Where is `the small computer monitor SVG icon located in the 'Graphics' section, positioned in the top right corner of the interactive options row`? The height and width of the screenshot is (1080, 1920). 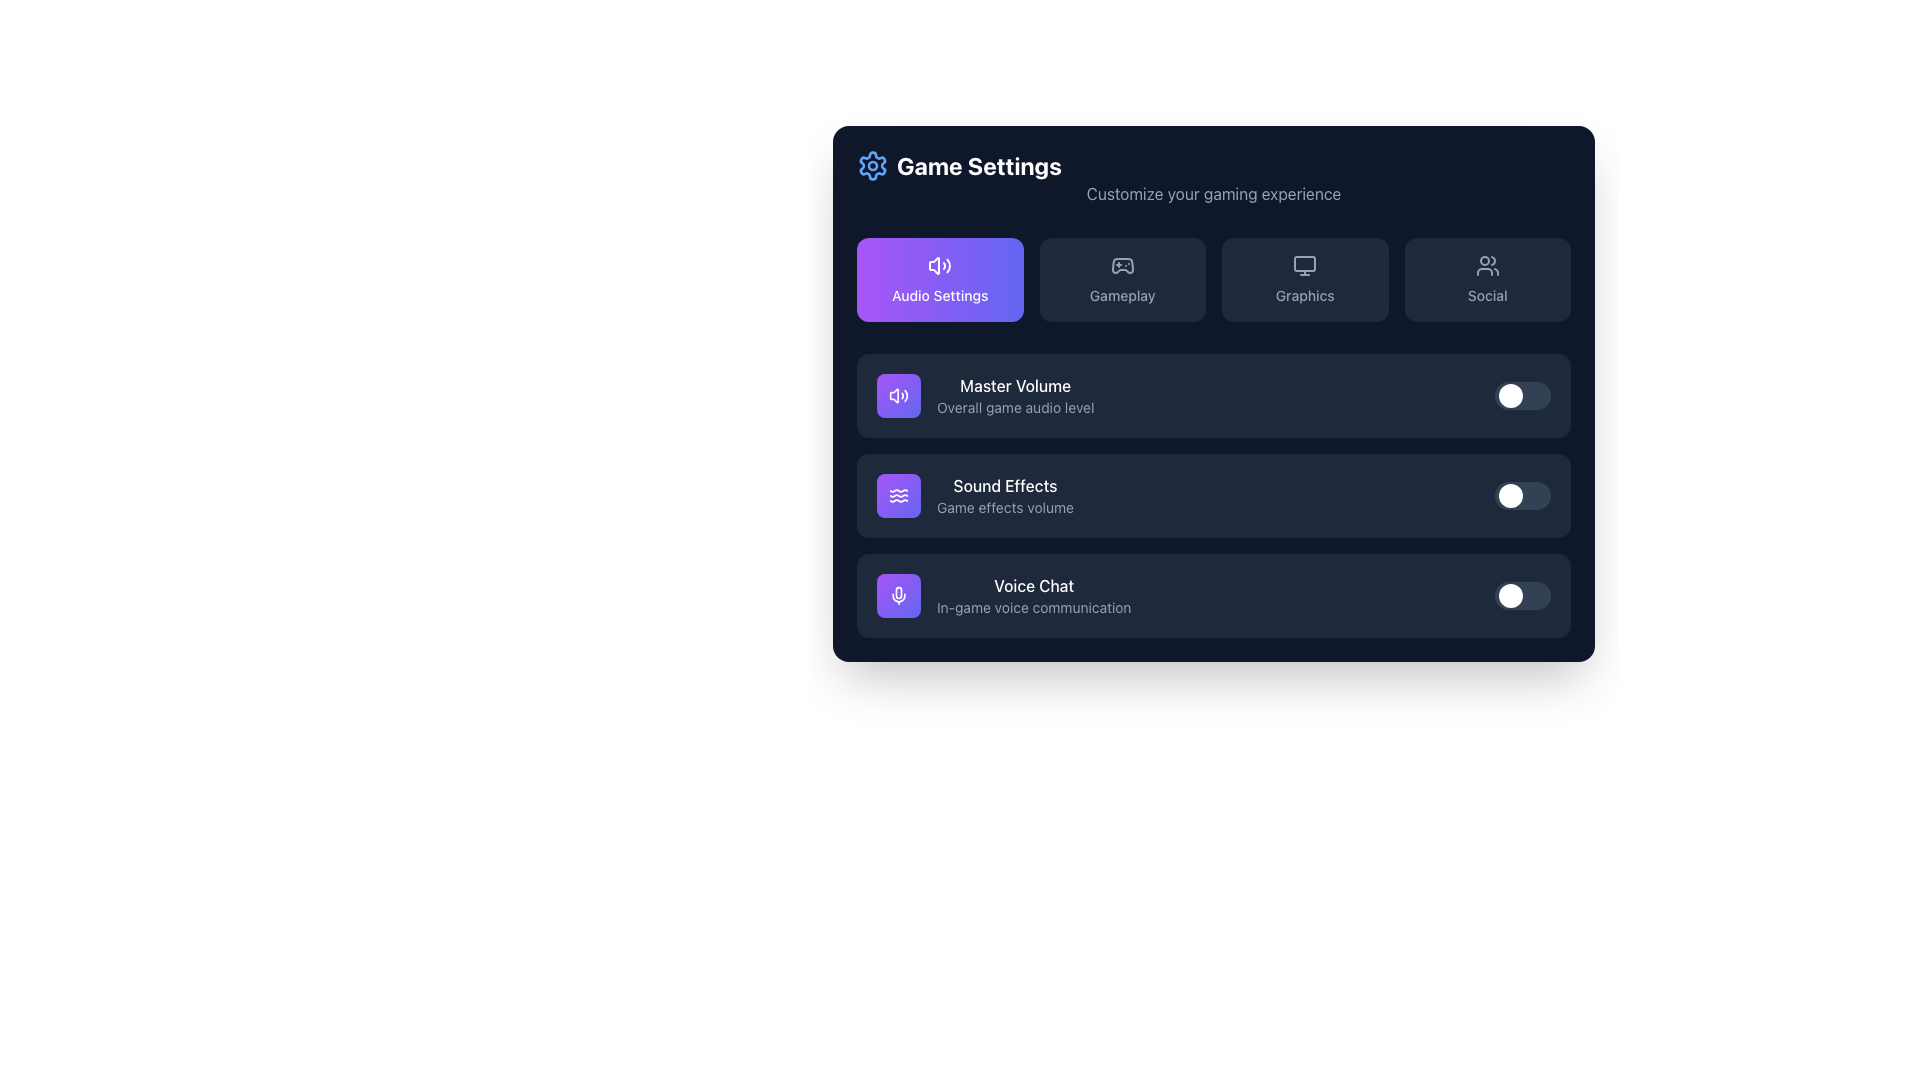 the small computer monitor SVG icon located in the 'Graphics' section, positioned in the top right corner of the interactive options row is located at coordinates (1305, 265).